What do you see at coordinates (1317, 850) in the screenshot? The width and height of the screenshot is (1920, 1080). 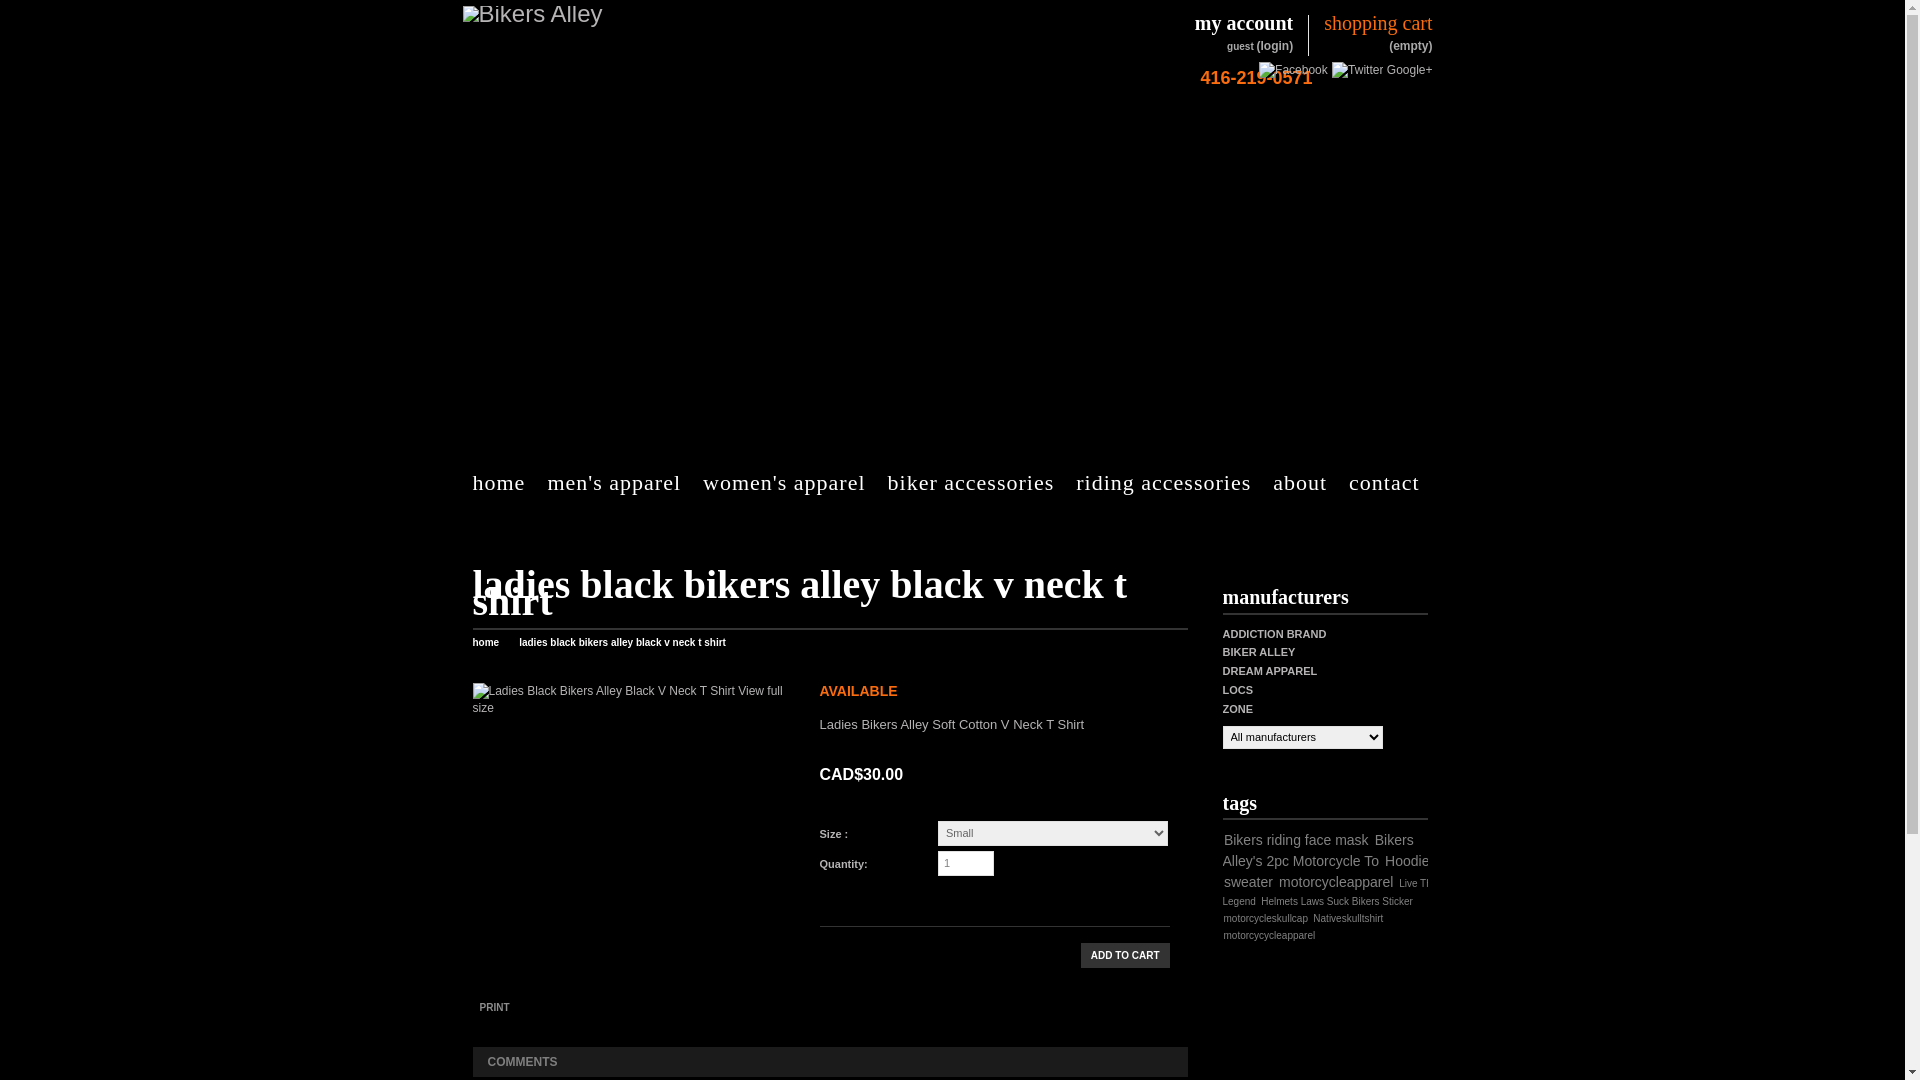 I see `'Bikers Alley's 2pc Motorcycle To'` at bounding box center [1317, 850].